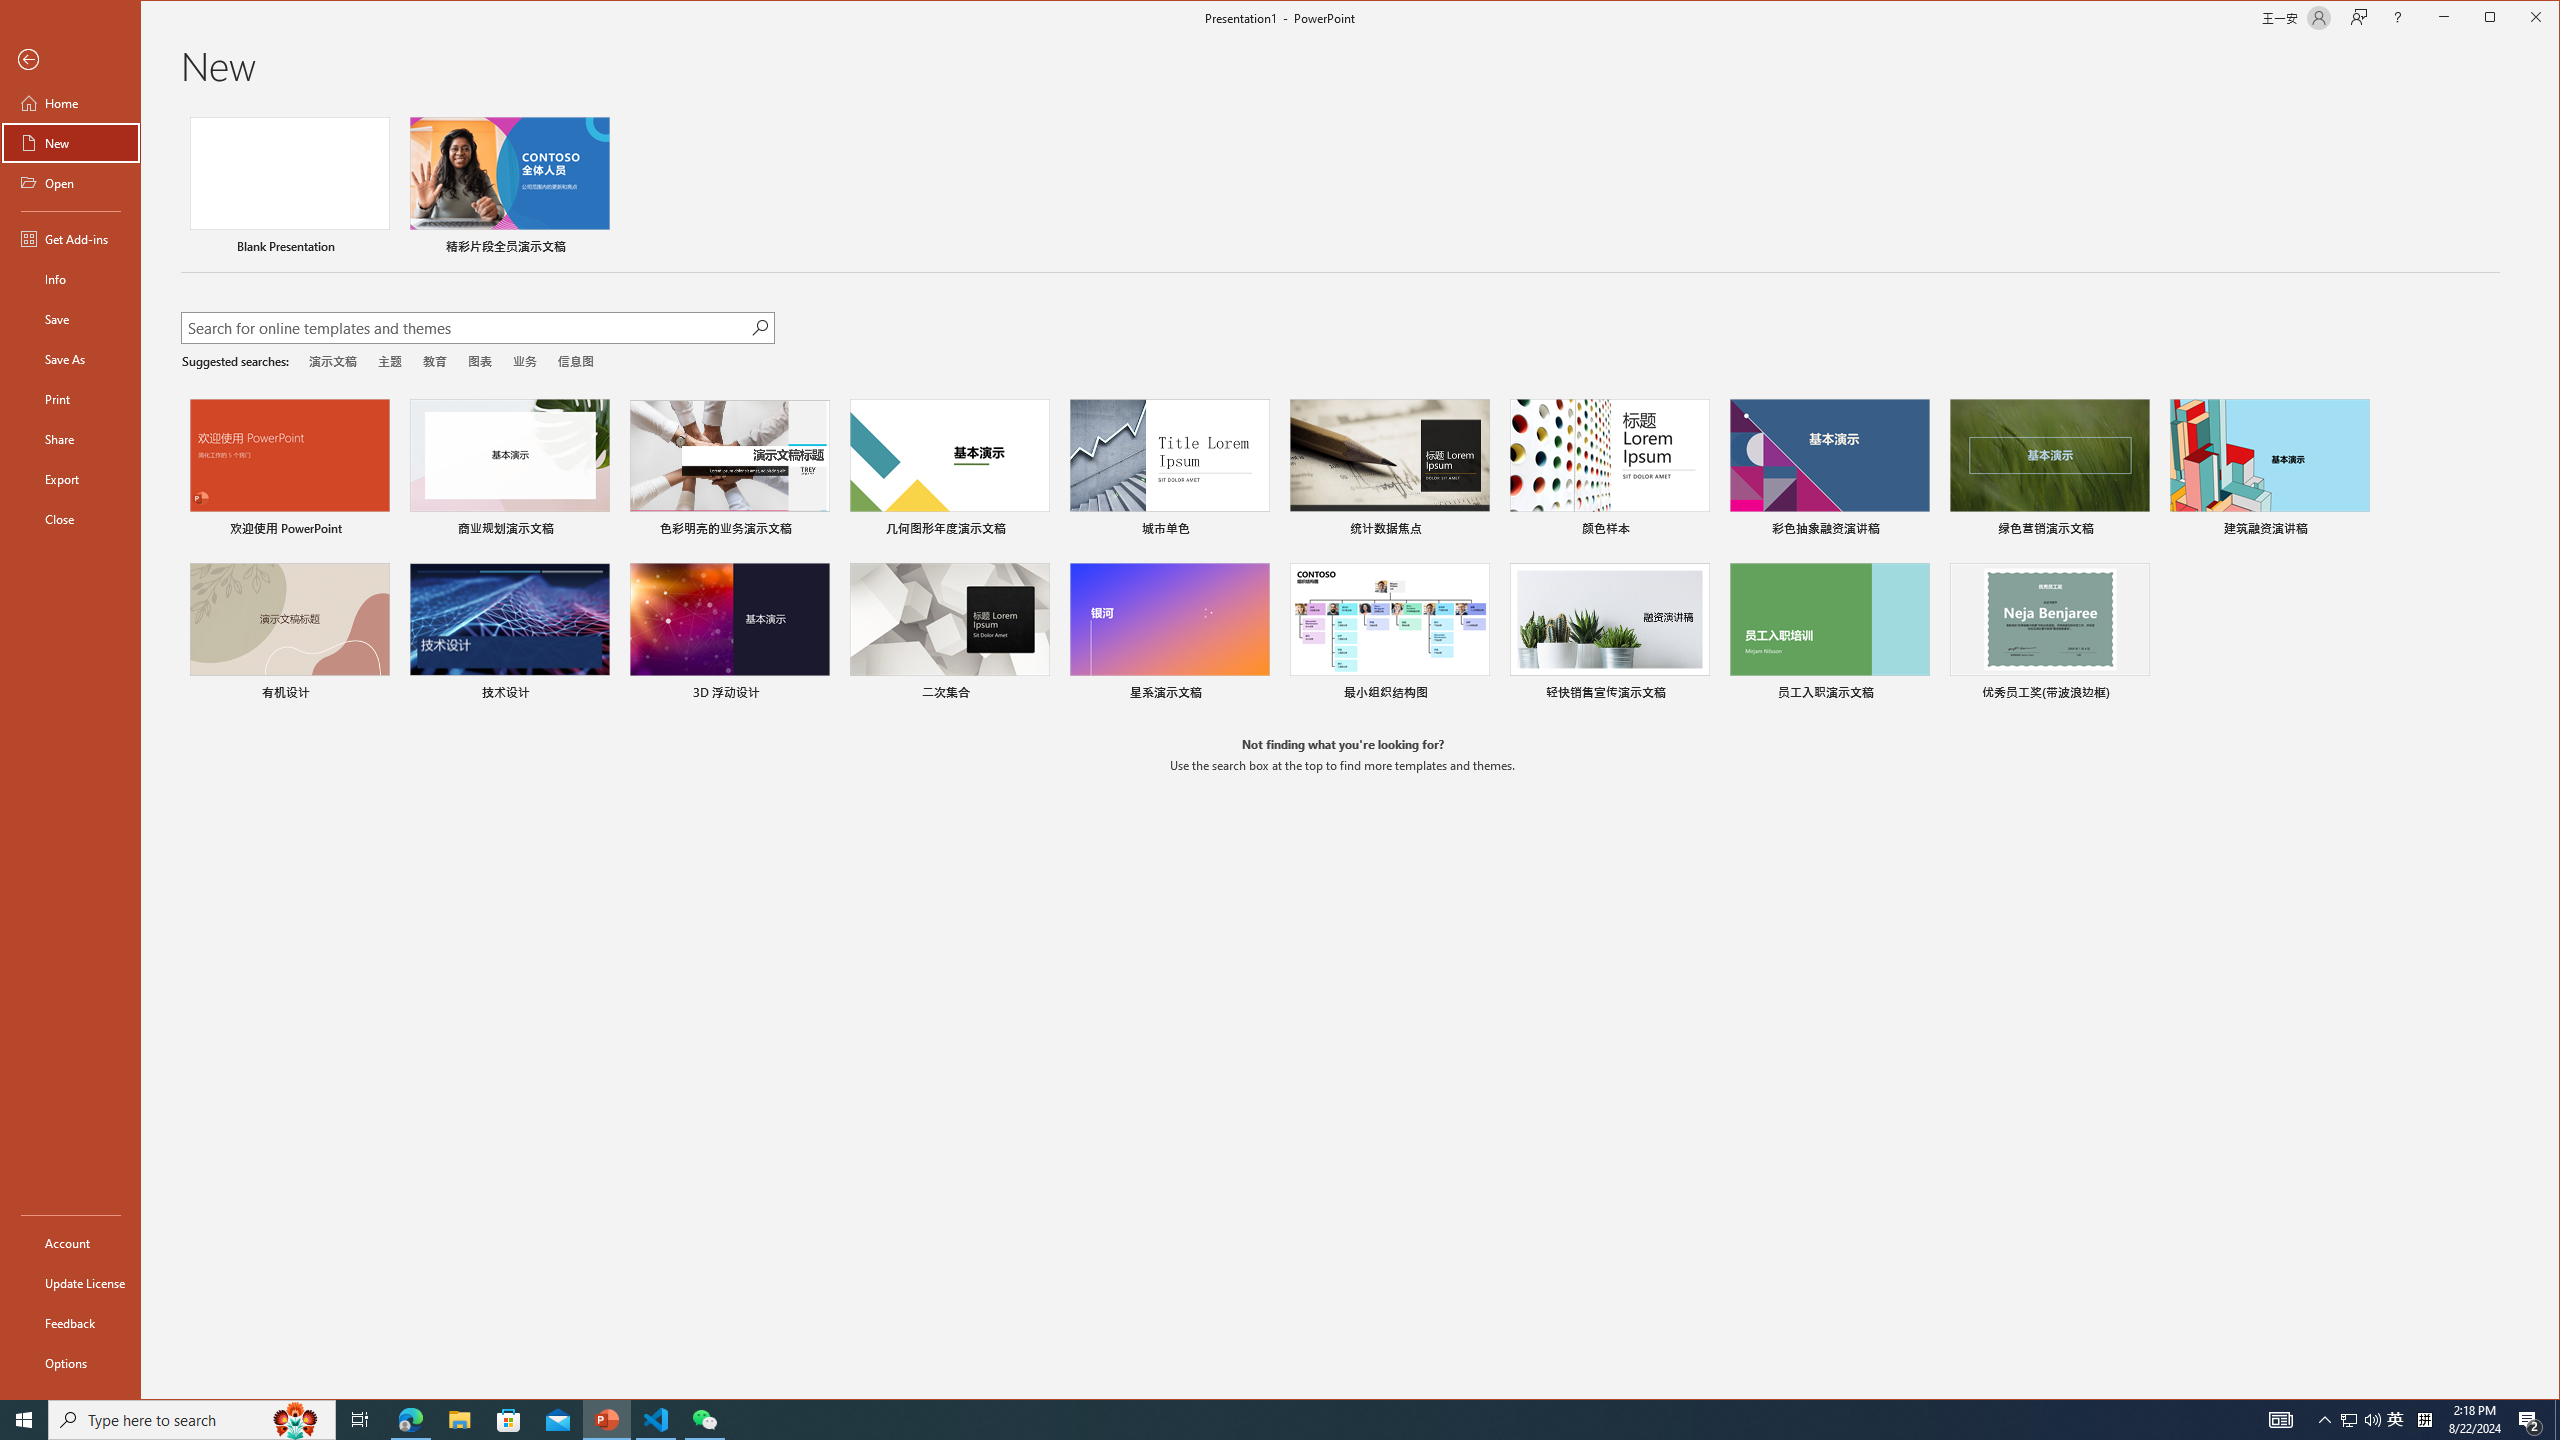 The image size is (2560, 1440). I want to click on 'Get Add-ins', so click(69, 238).